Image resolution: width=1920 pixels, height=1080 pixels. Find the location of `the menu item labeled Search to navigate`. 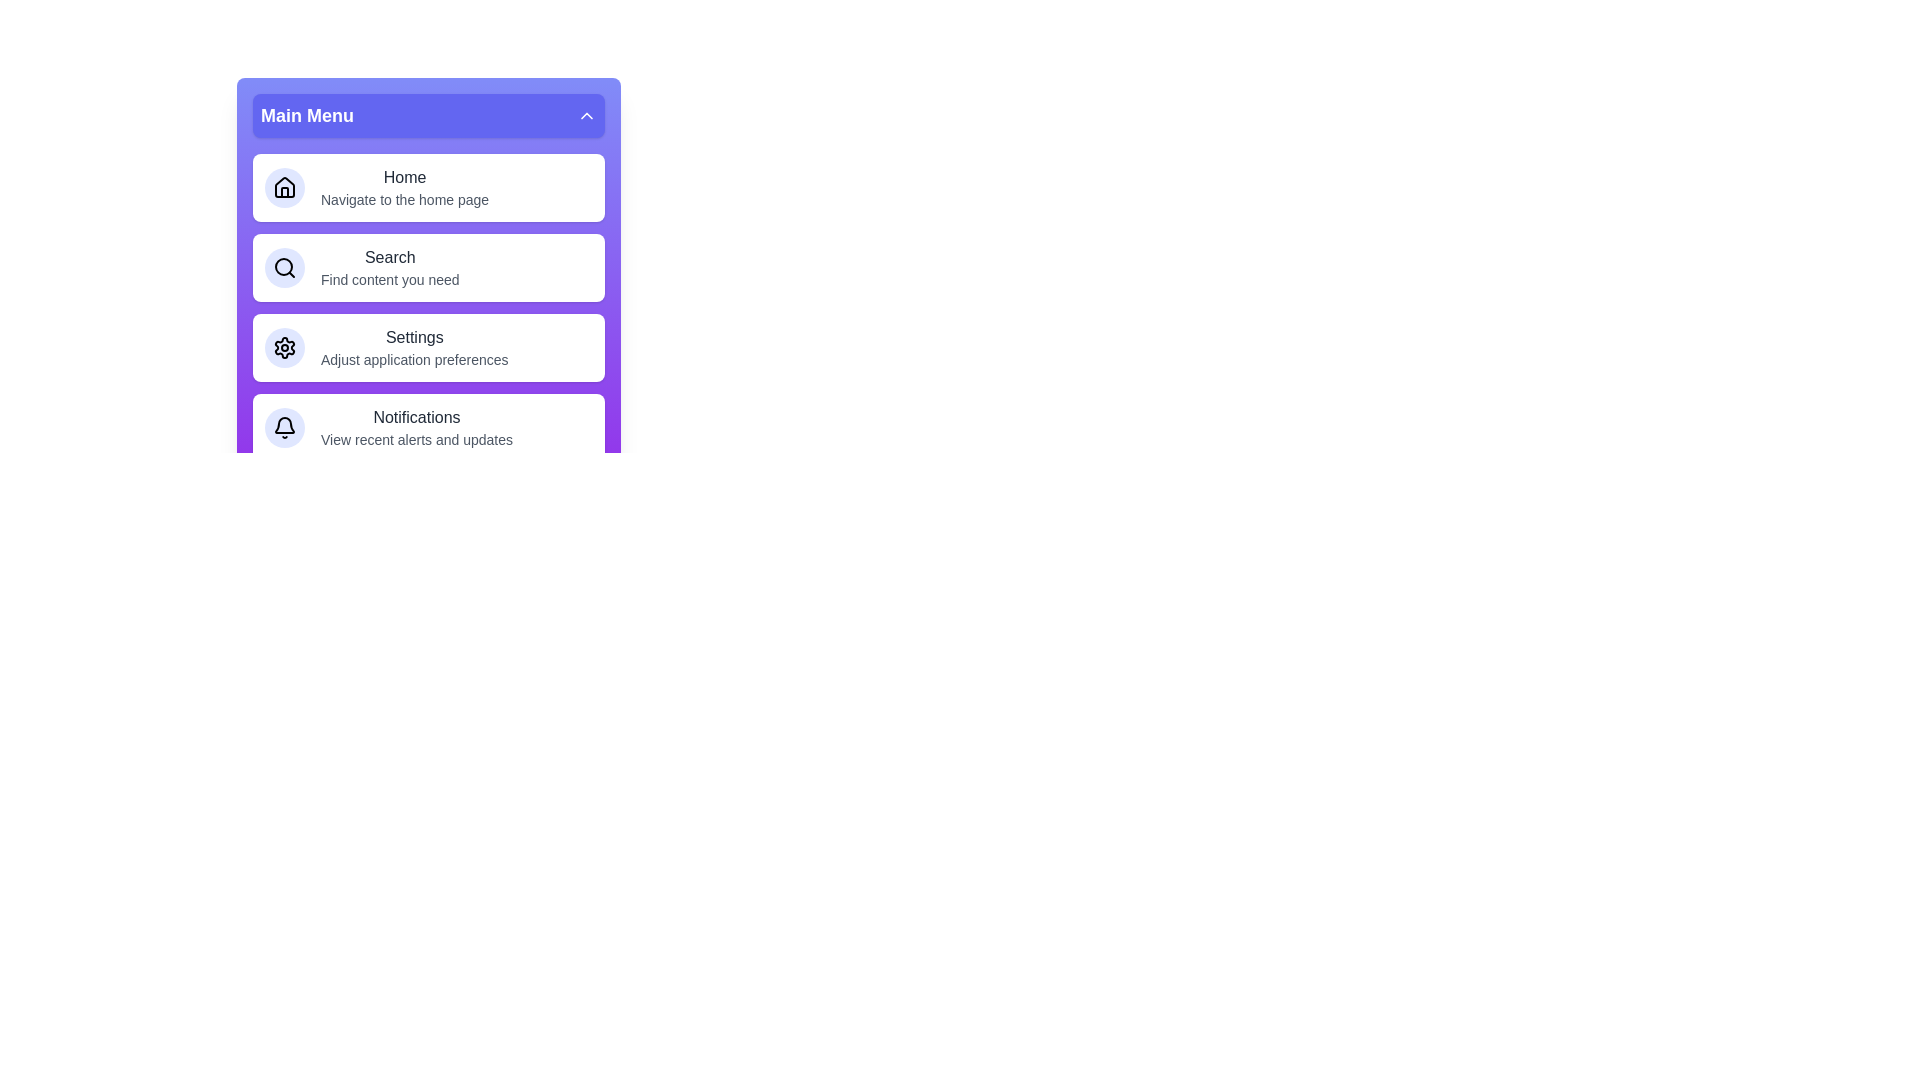

the menu item labeled Search to navigate is located at coordinates (427, 266).